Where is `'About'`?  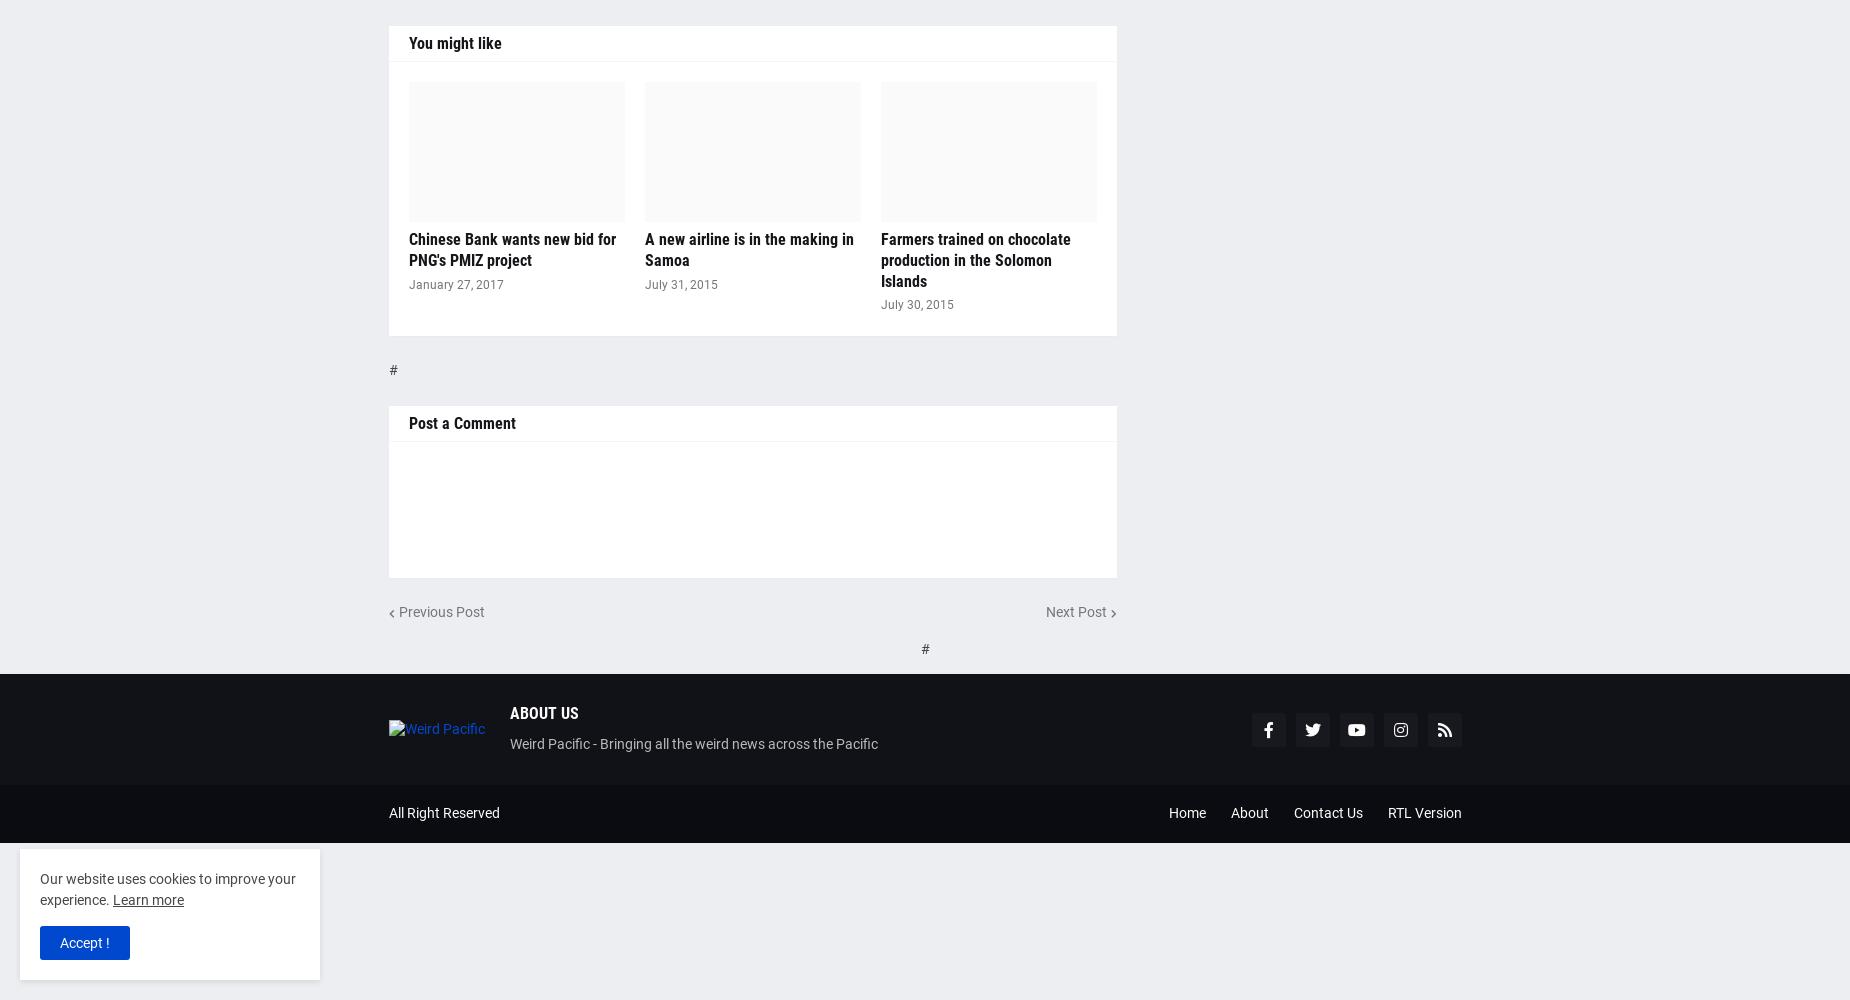
'About' is located at coordinates (1247, 812).